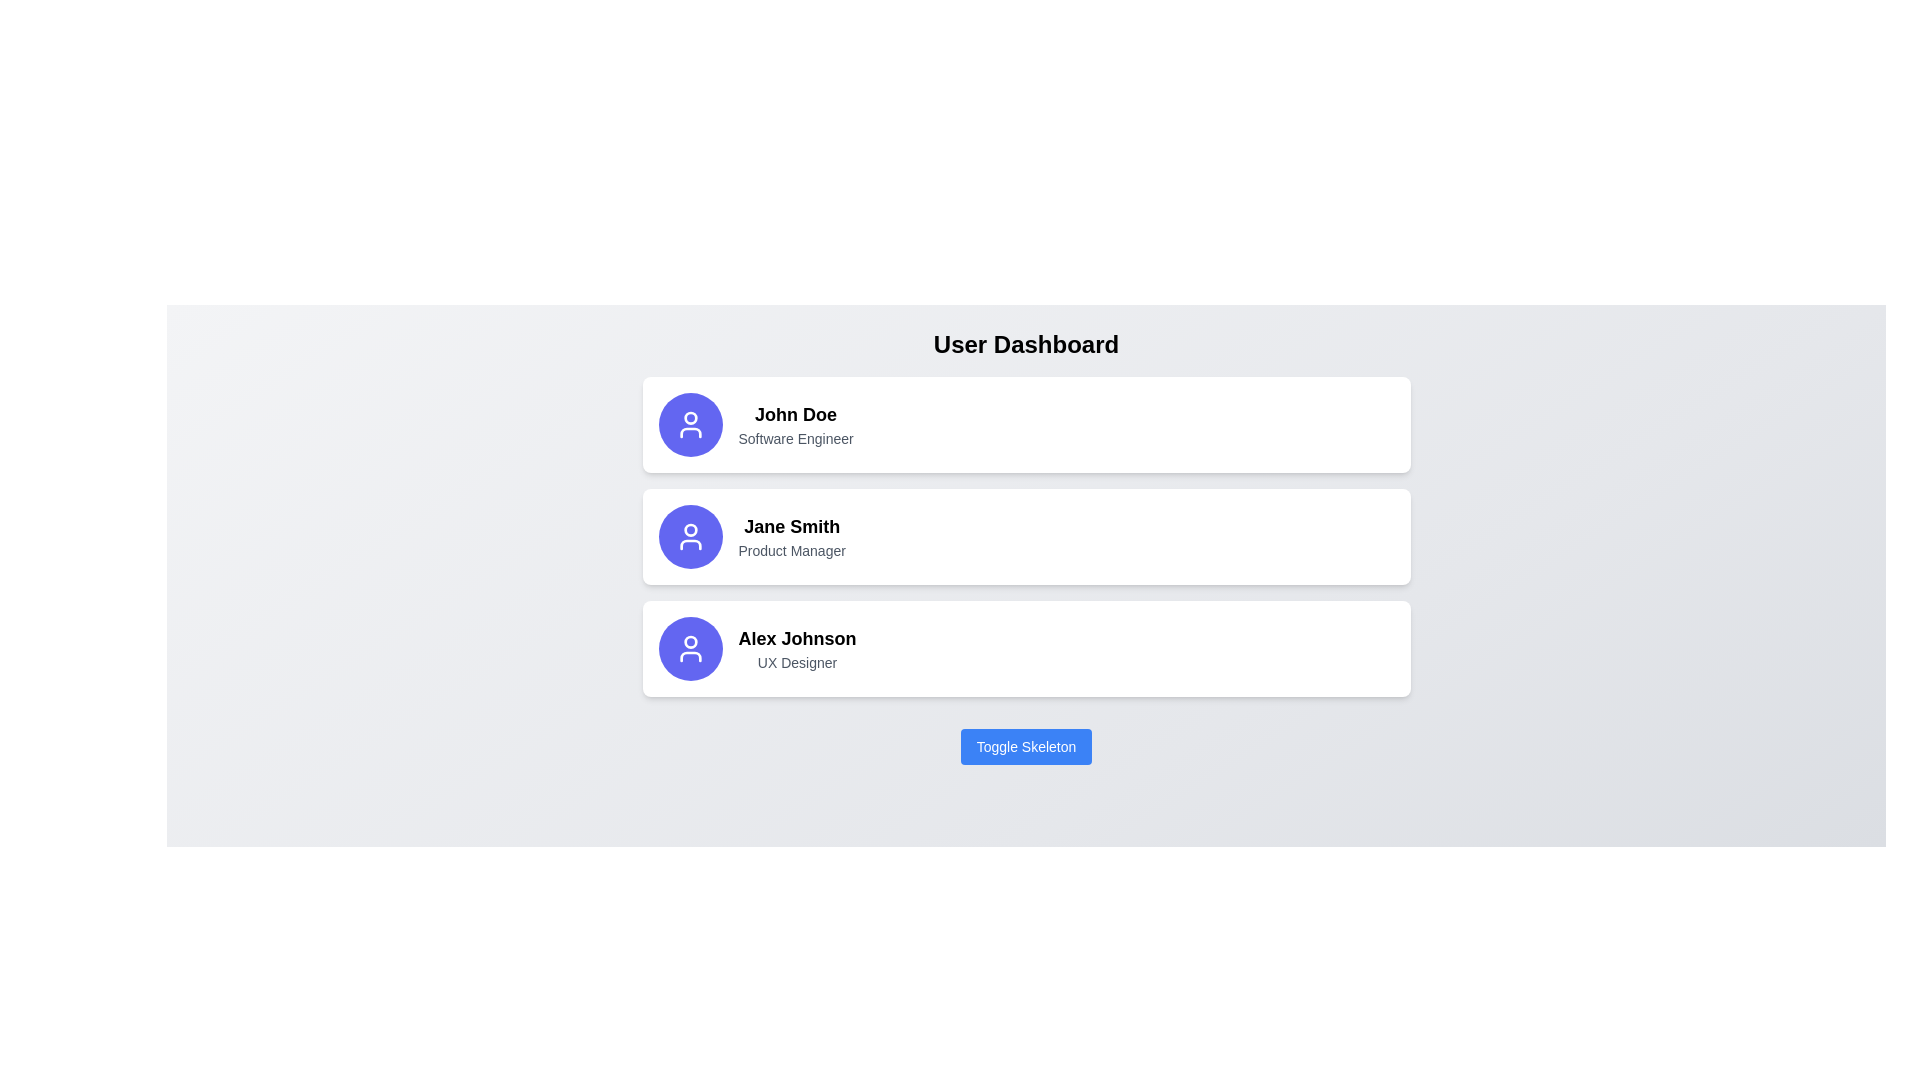 The height and width of the screenshot is (1080, 1920). Describe the element at coordinates (690, 423) in the screenshot. I see `the user's profile SVG icon located at the top-left corner of the user list, specifically to the left of 'John Doe's' name` at that location.